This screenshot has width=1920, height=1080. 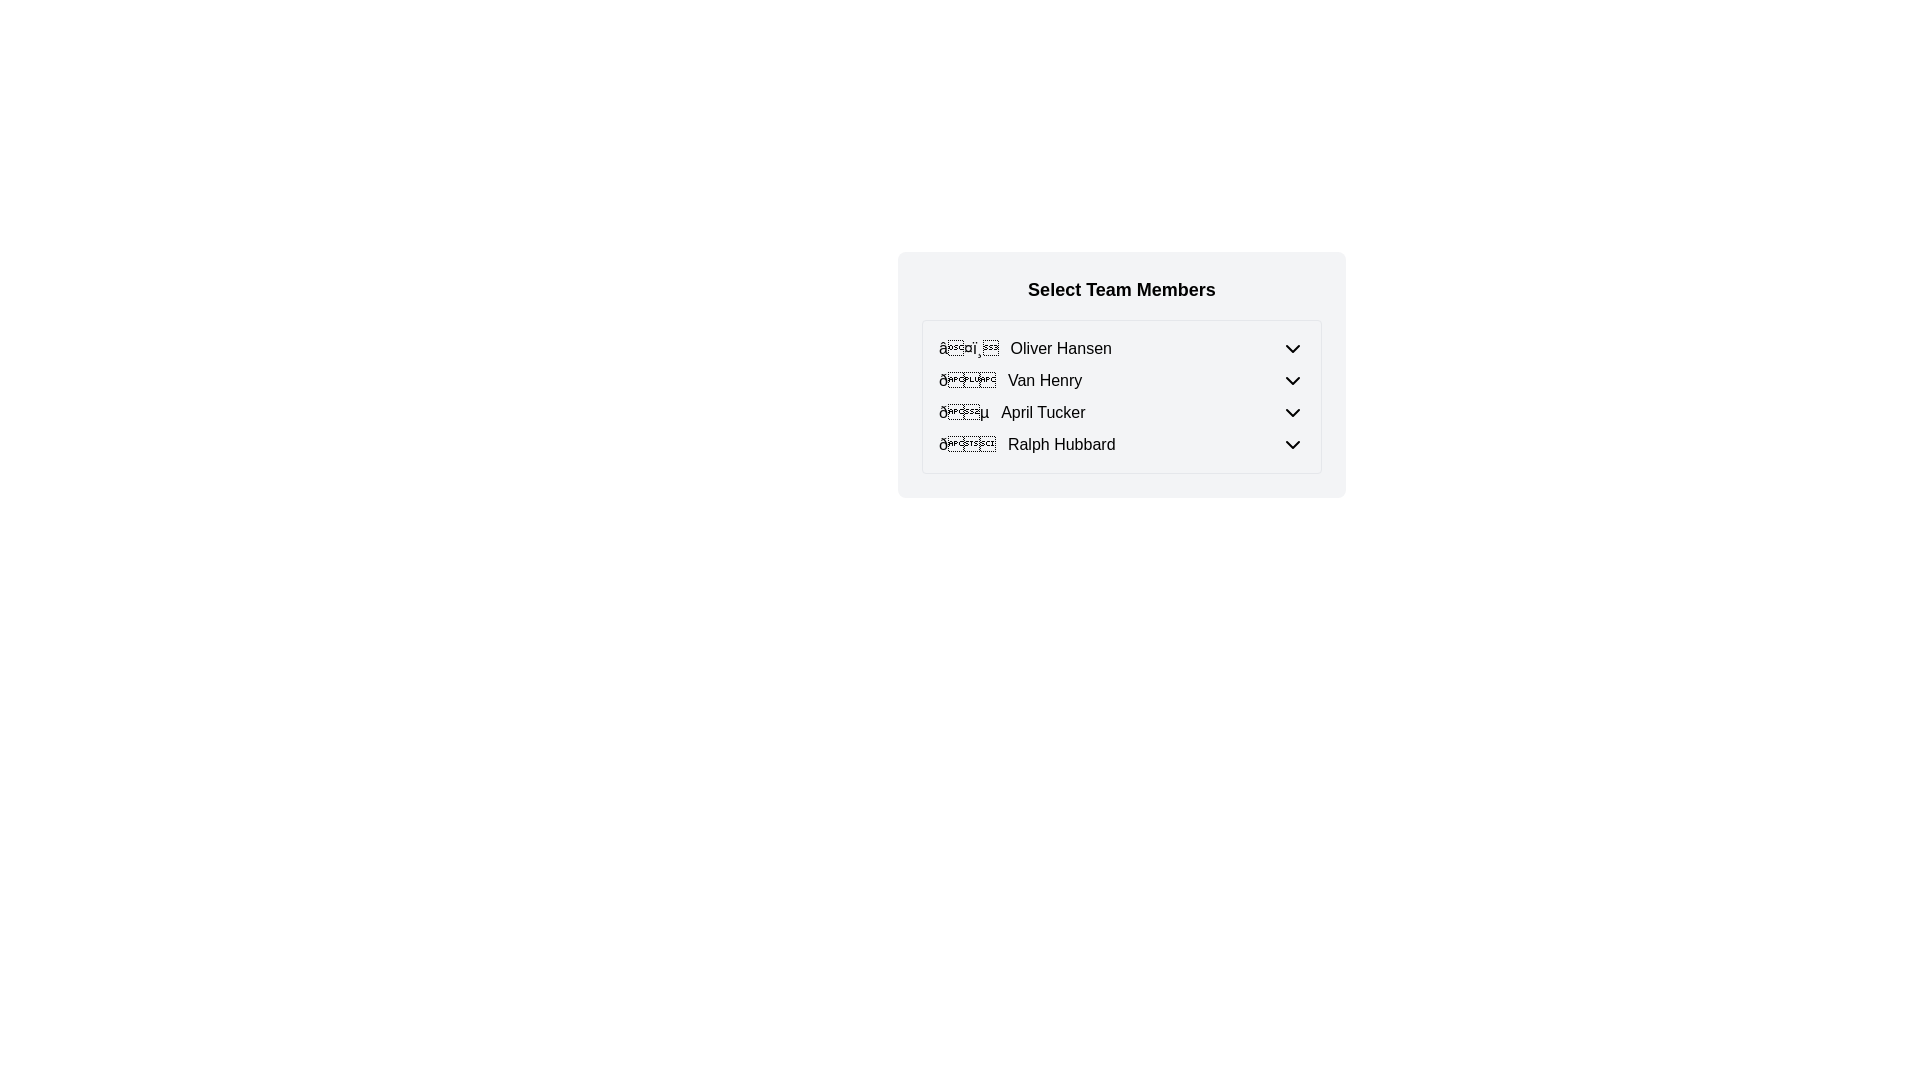 What do you see at coordinates (1012, 411) in the screenshot?
I see `the list item representing 'April Tucker', located in the third row of the team members list` at bounding box center [1012, 411].